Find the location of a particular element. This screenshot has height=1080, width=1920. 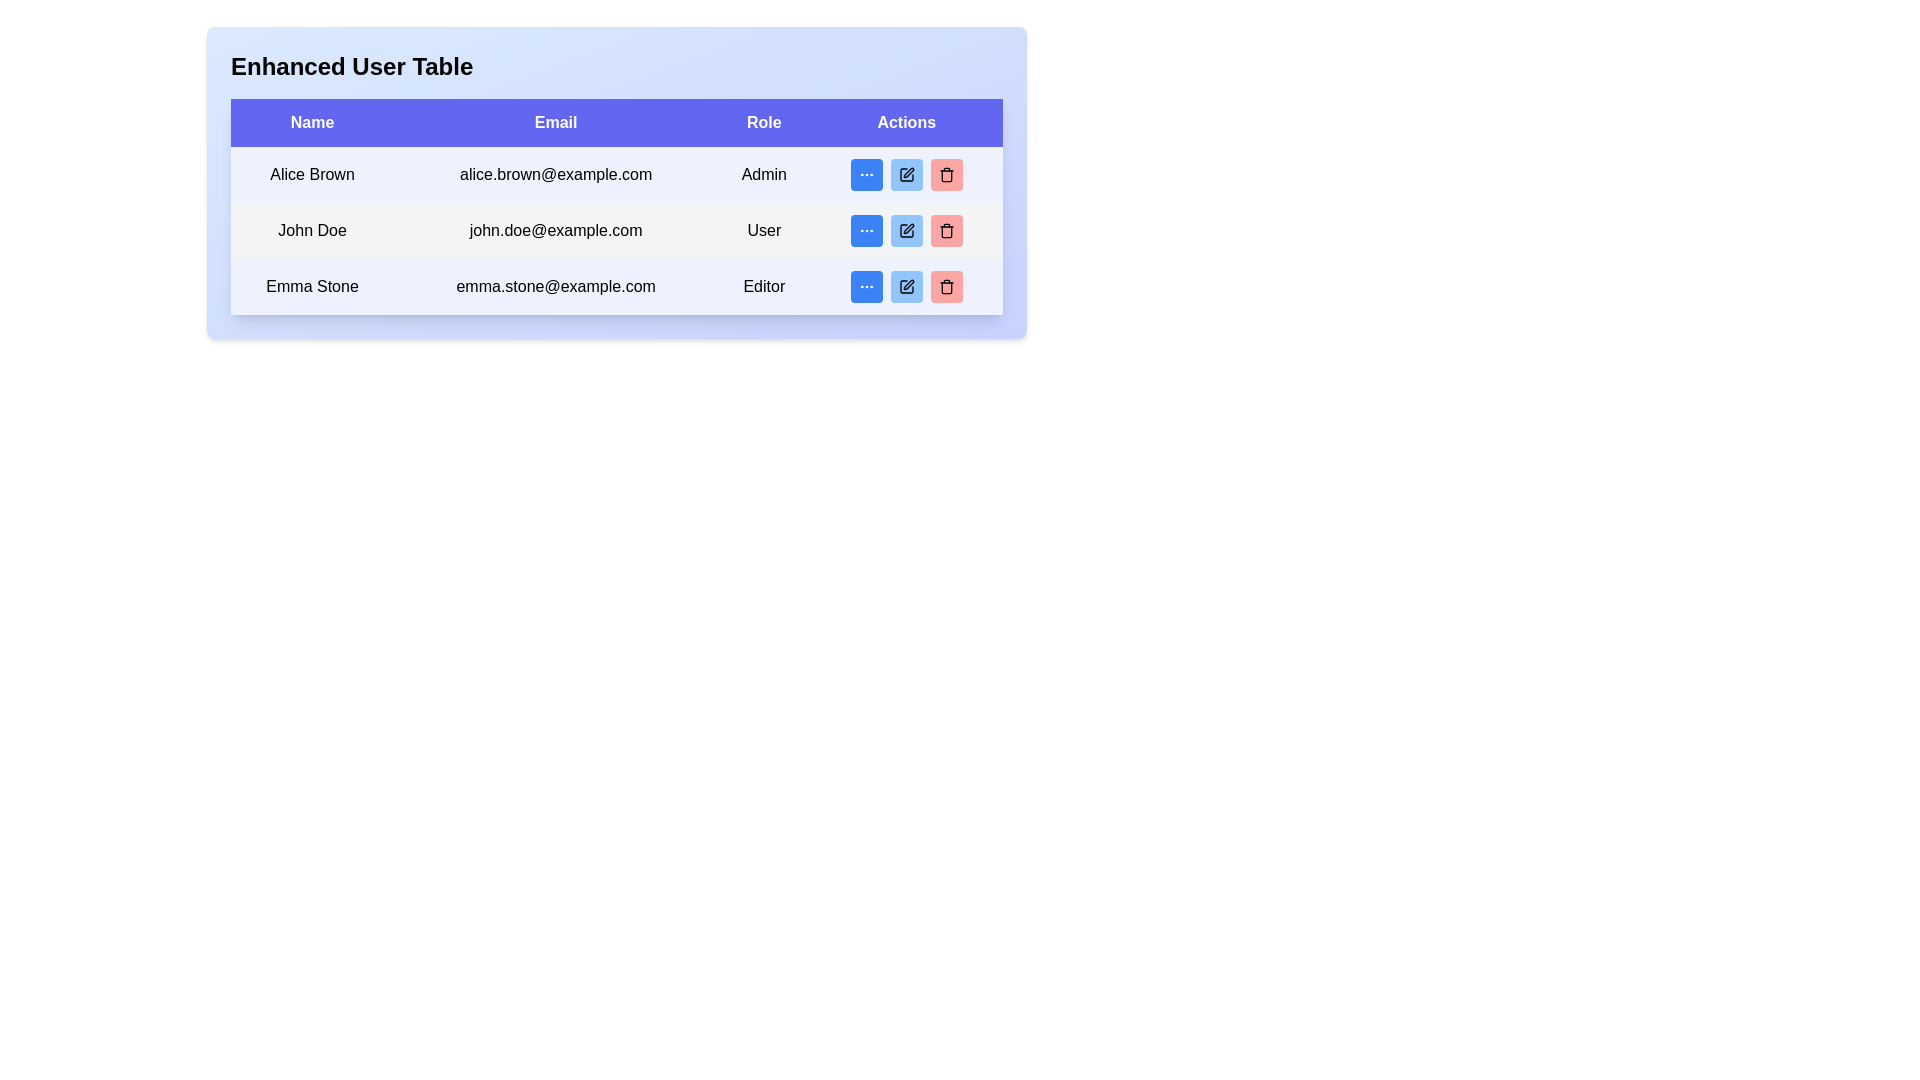

the trash can icon with a red background located in the 'Actions' column of the second row in the user table is located at coordinates (945, 173).